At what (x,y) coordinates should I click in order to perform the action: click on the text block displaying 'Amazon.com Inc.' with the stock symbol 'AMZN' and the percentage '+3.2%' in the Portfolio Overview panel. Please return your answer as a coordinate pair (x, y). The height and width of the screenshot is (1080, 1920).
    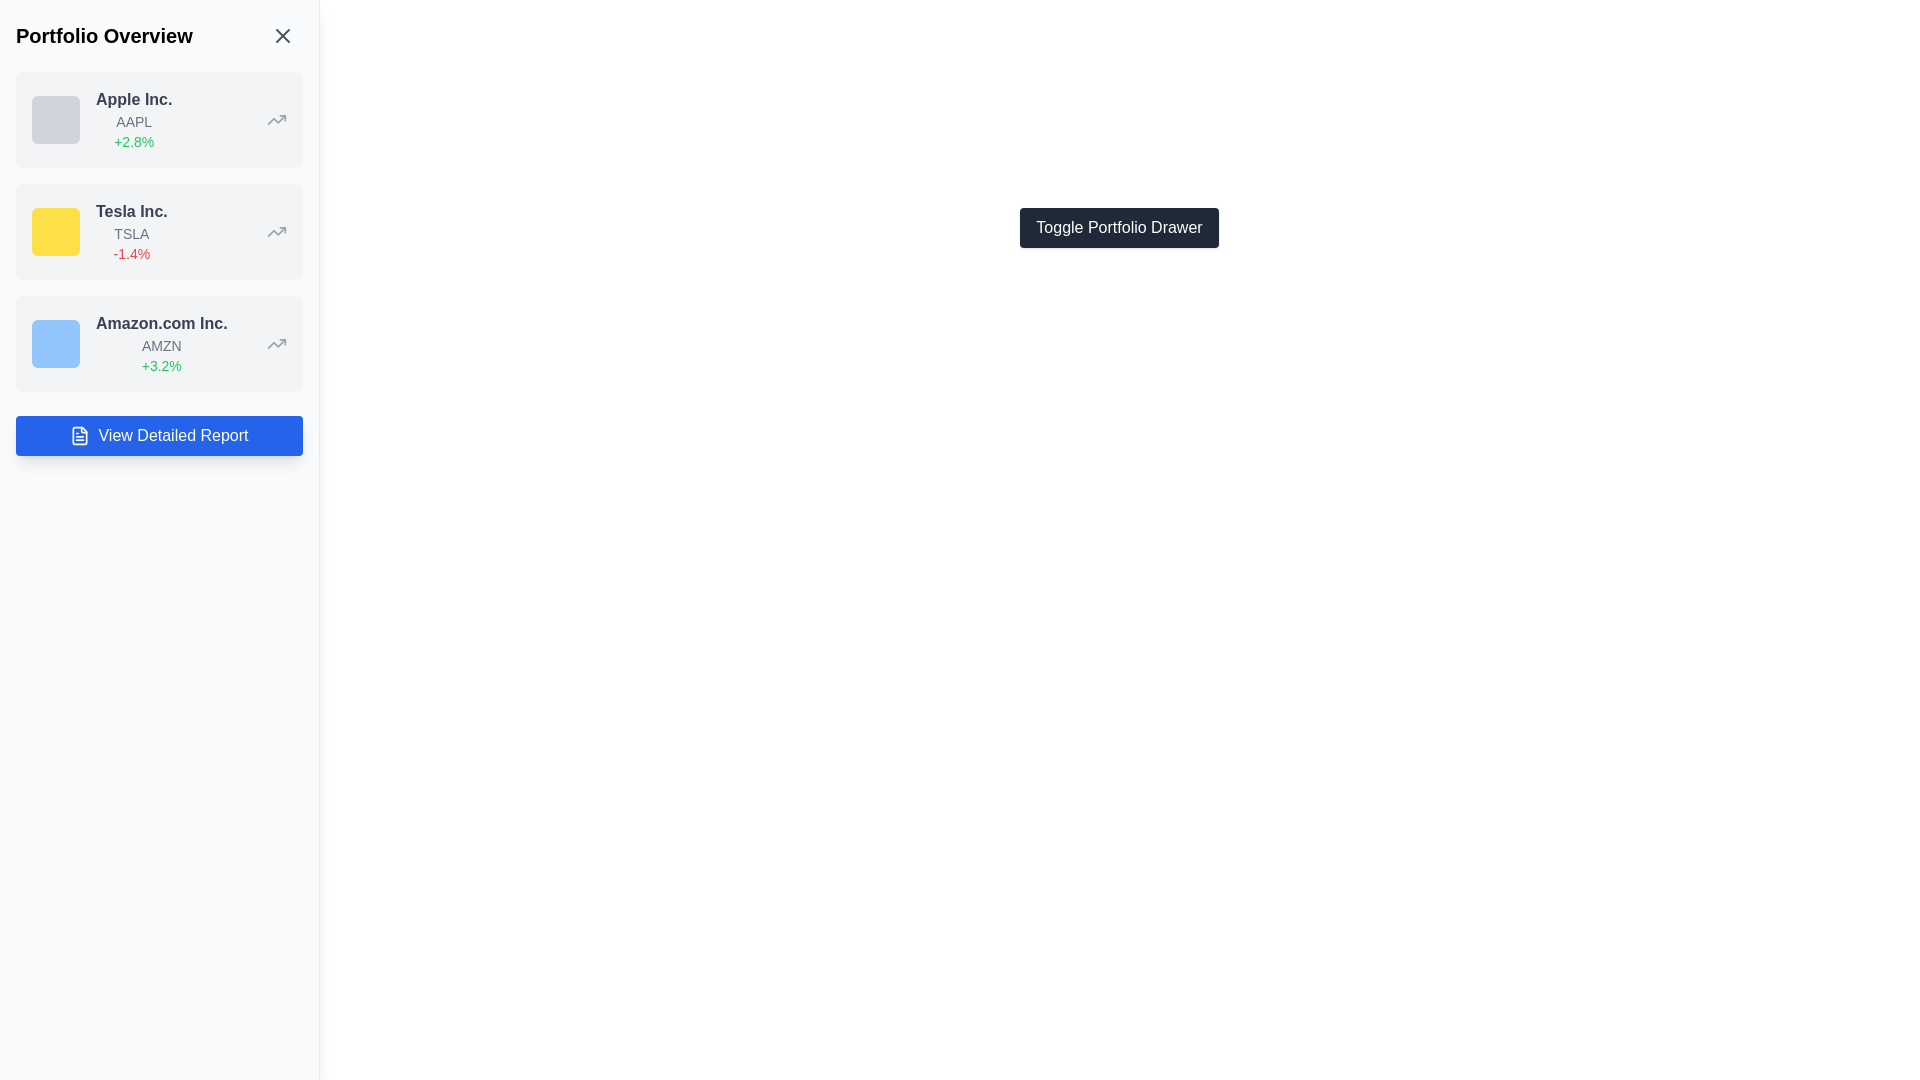
    Looking at the image, I should click on (161, 342).